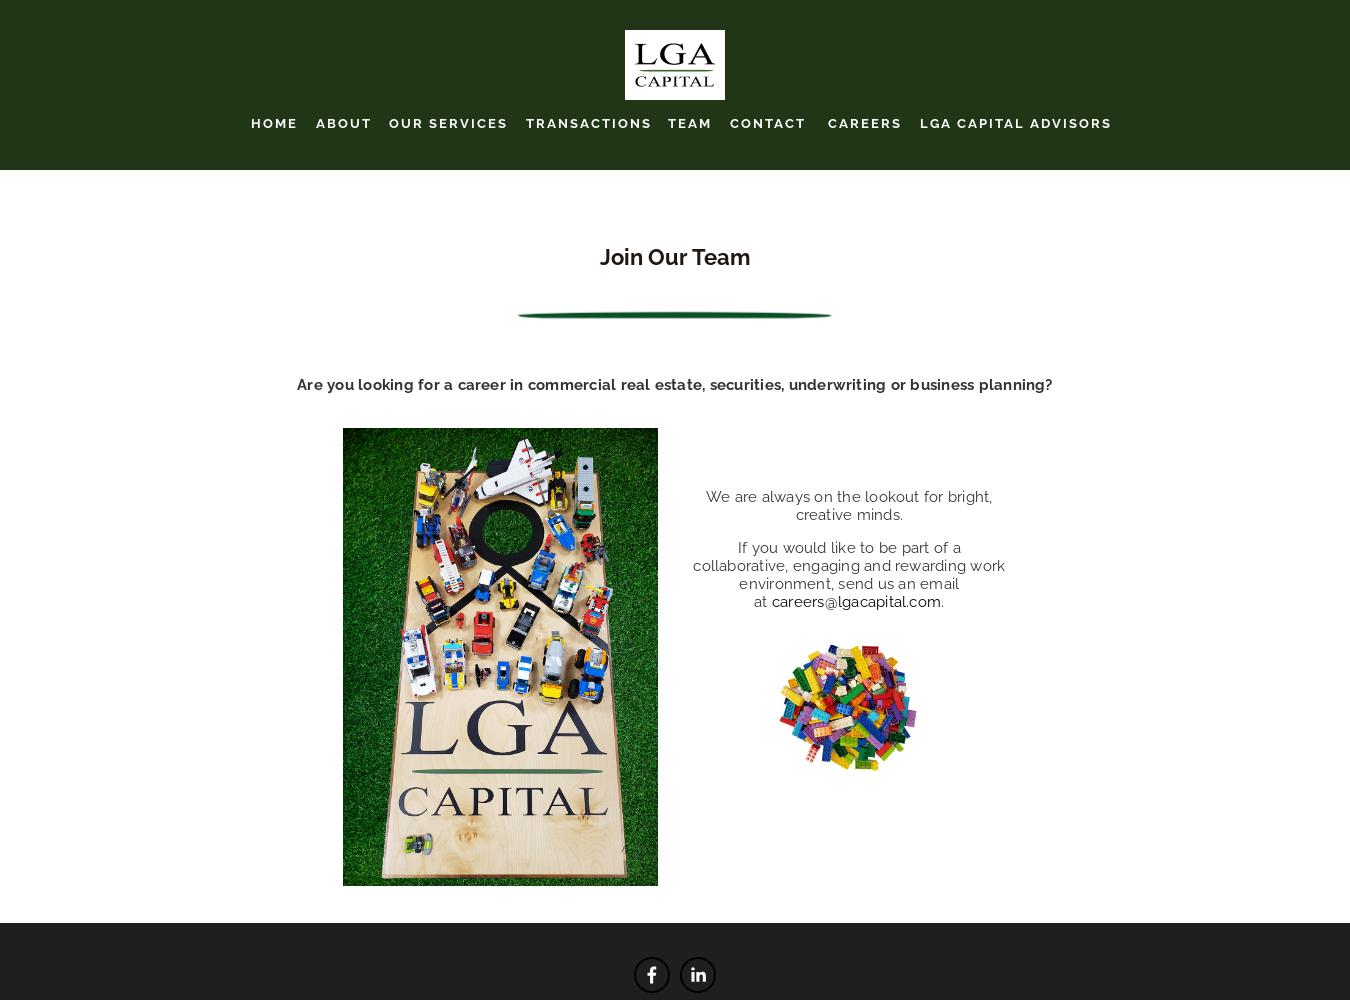 The width and height of the screenshot is (1350, 1000). Describe the element at coordinates (941, 600) in the screenshot. I see `'.'` at that location.